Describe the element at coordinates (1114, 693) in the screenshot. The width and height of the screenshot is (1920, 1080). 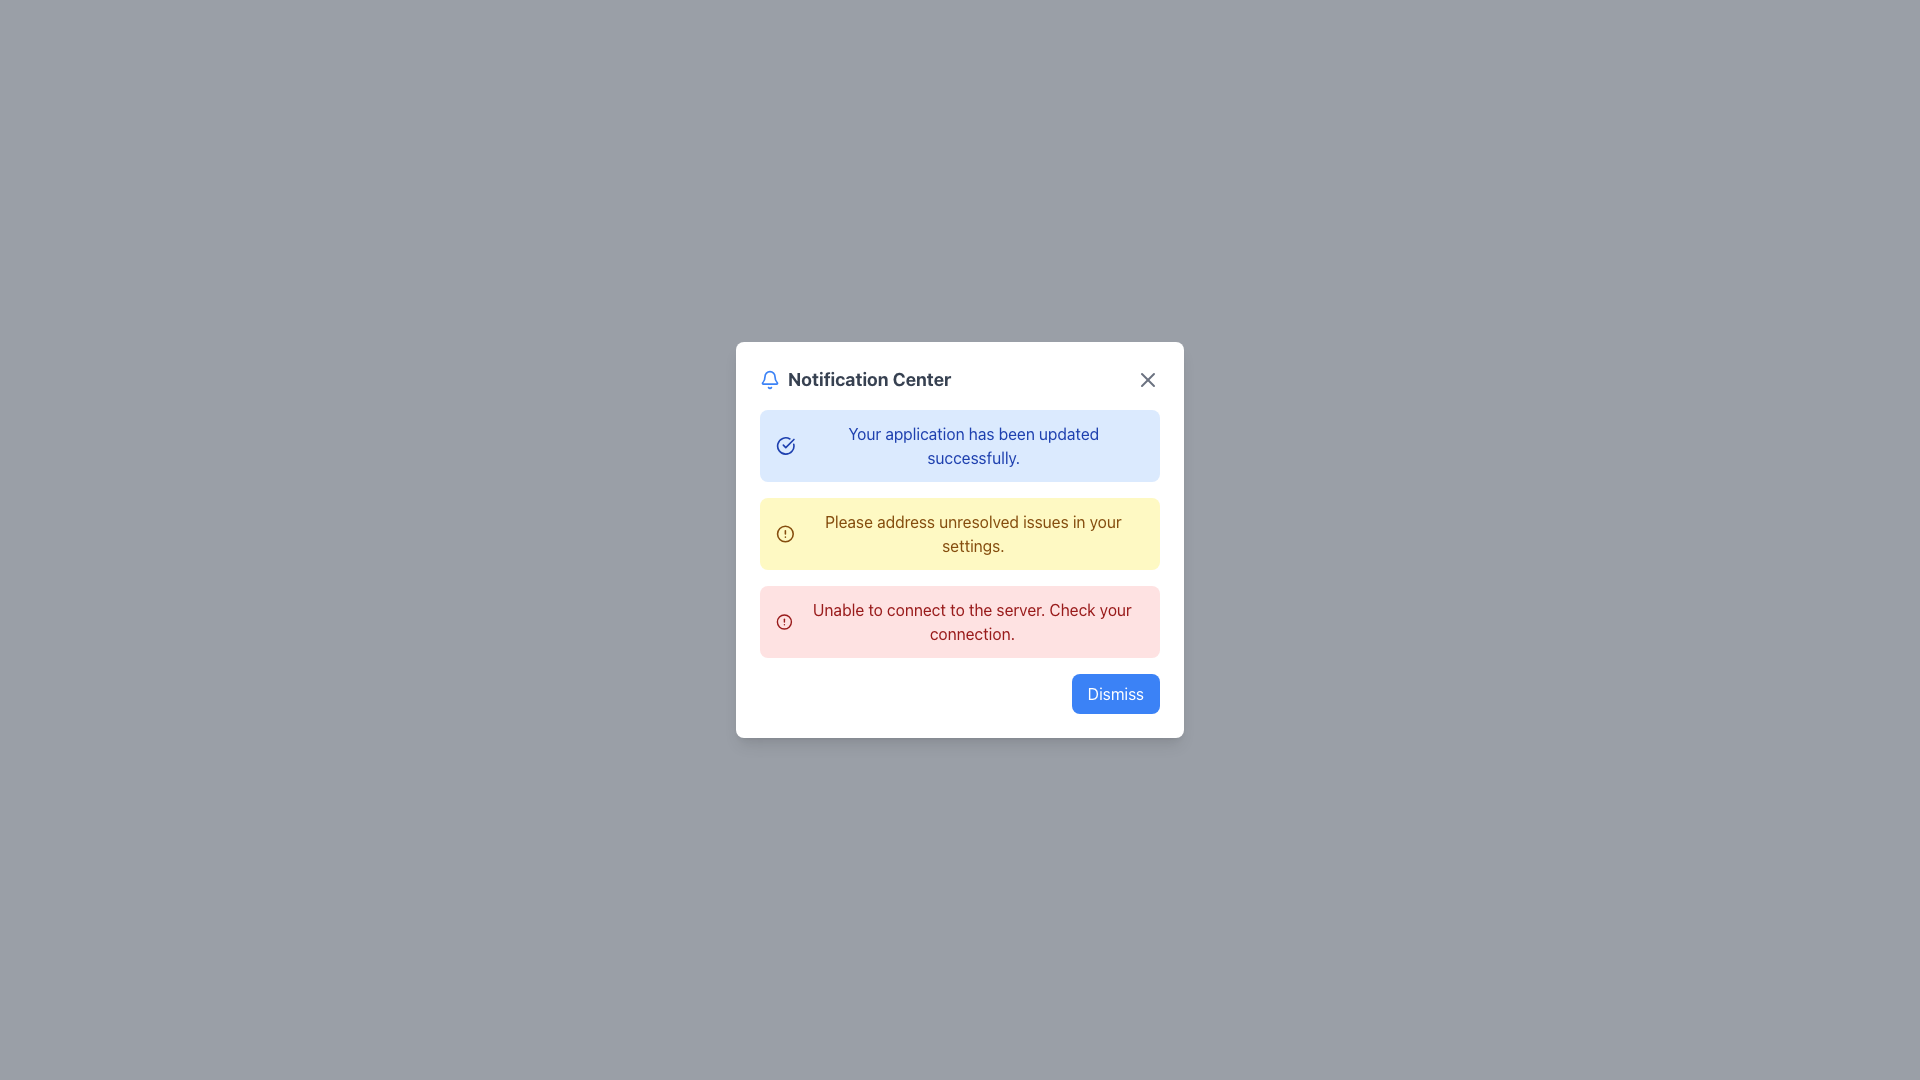
I see `the dismiss button located in the bottom-right corner of the notification modal to trigger a visual effect` at that location.